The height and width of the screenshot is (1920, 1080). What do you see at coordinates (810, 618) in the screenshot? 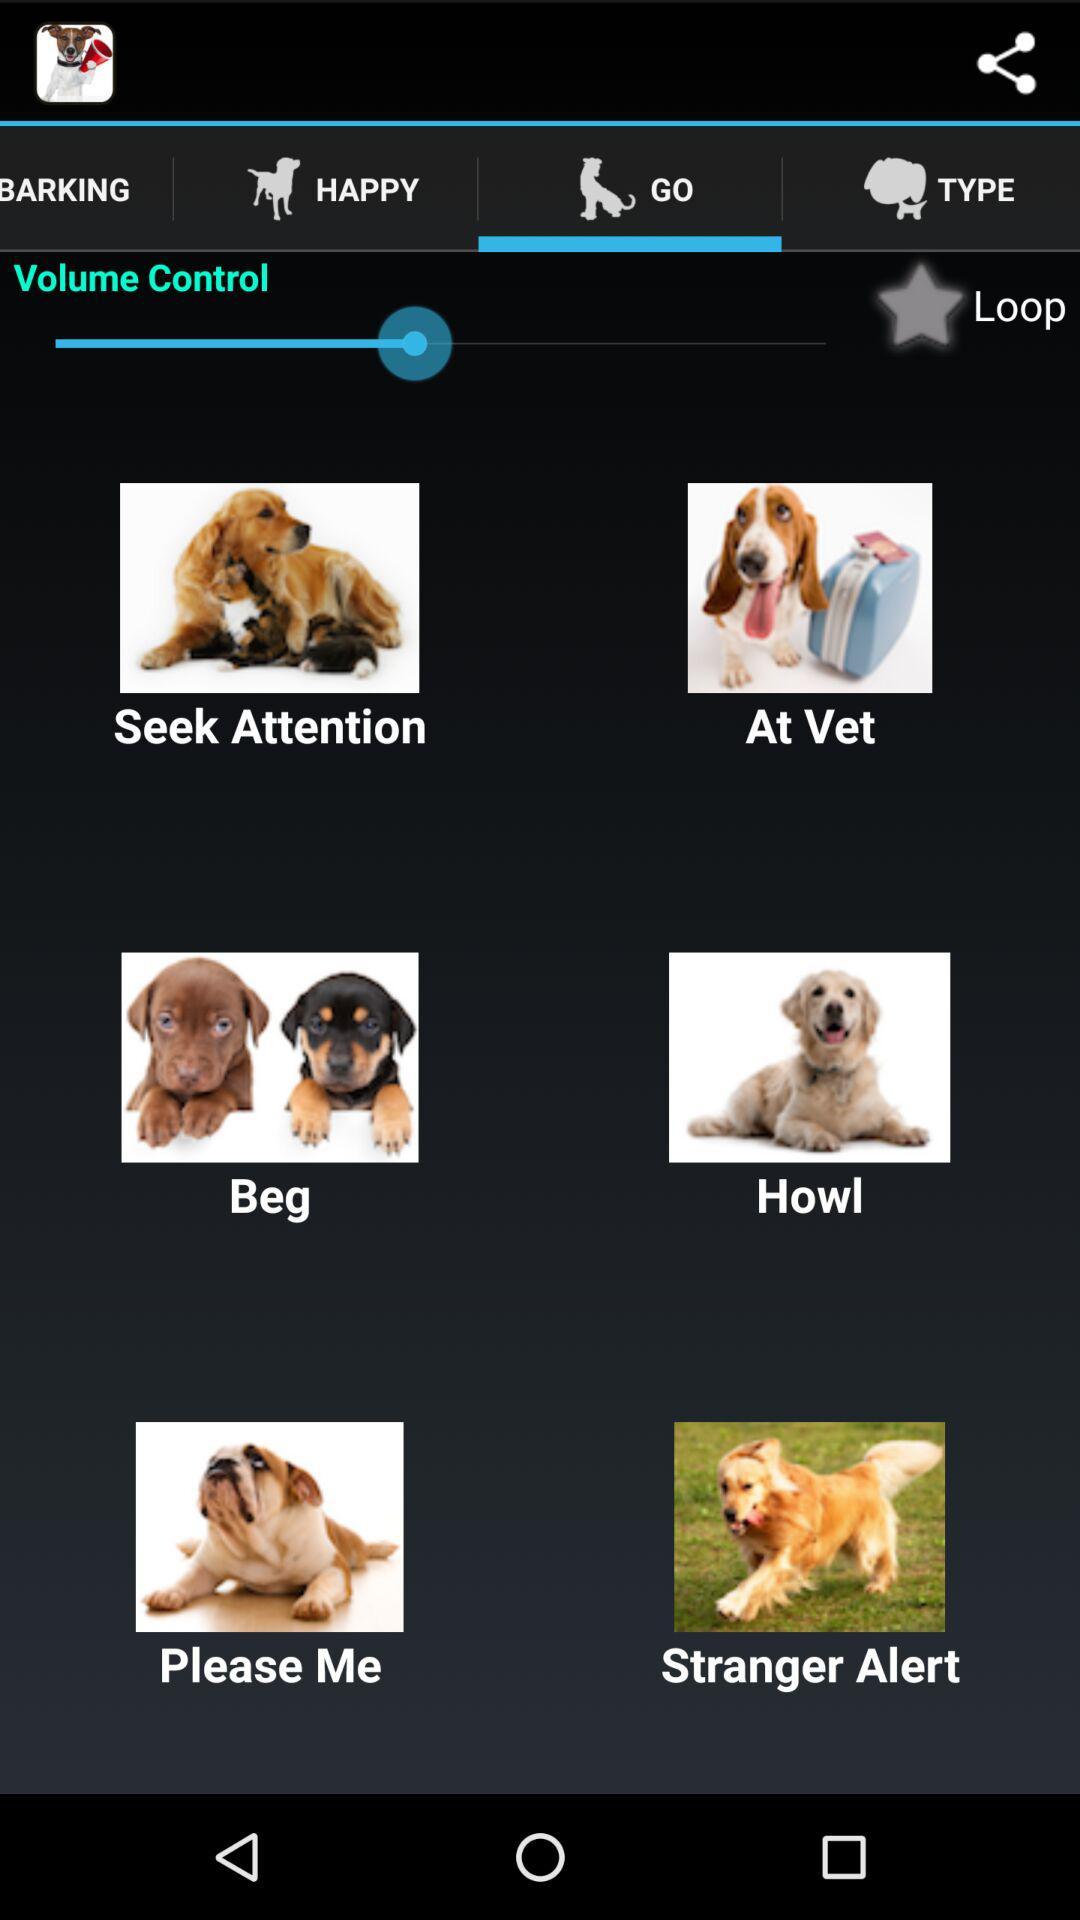
I see `button above the beg` at bounding box center [810, 618].